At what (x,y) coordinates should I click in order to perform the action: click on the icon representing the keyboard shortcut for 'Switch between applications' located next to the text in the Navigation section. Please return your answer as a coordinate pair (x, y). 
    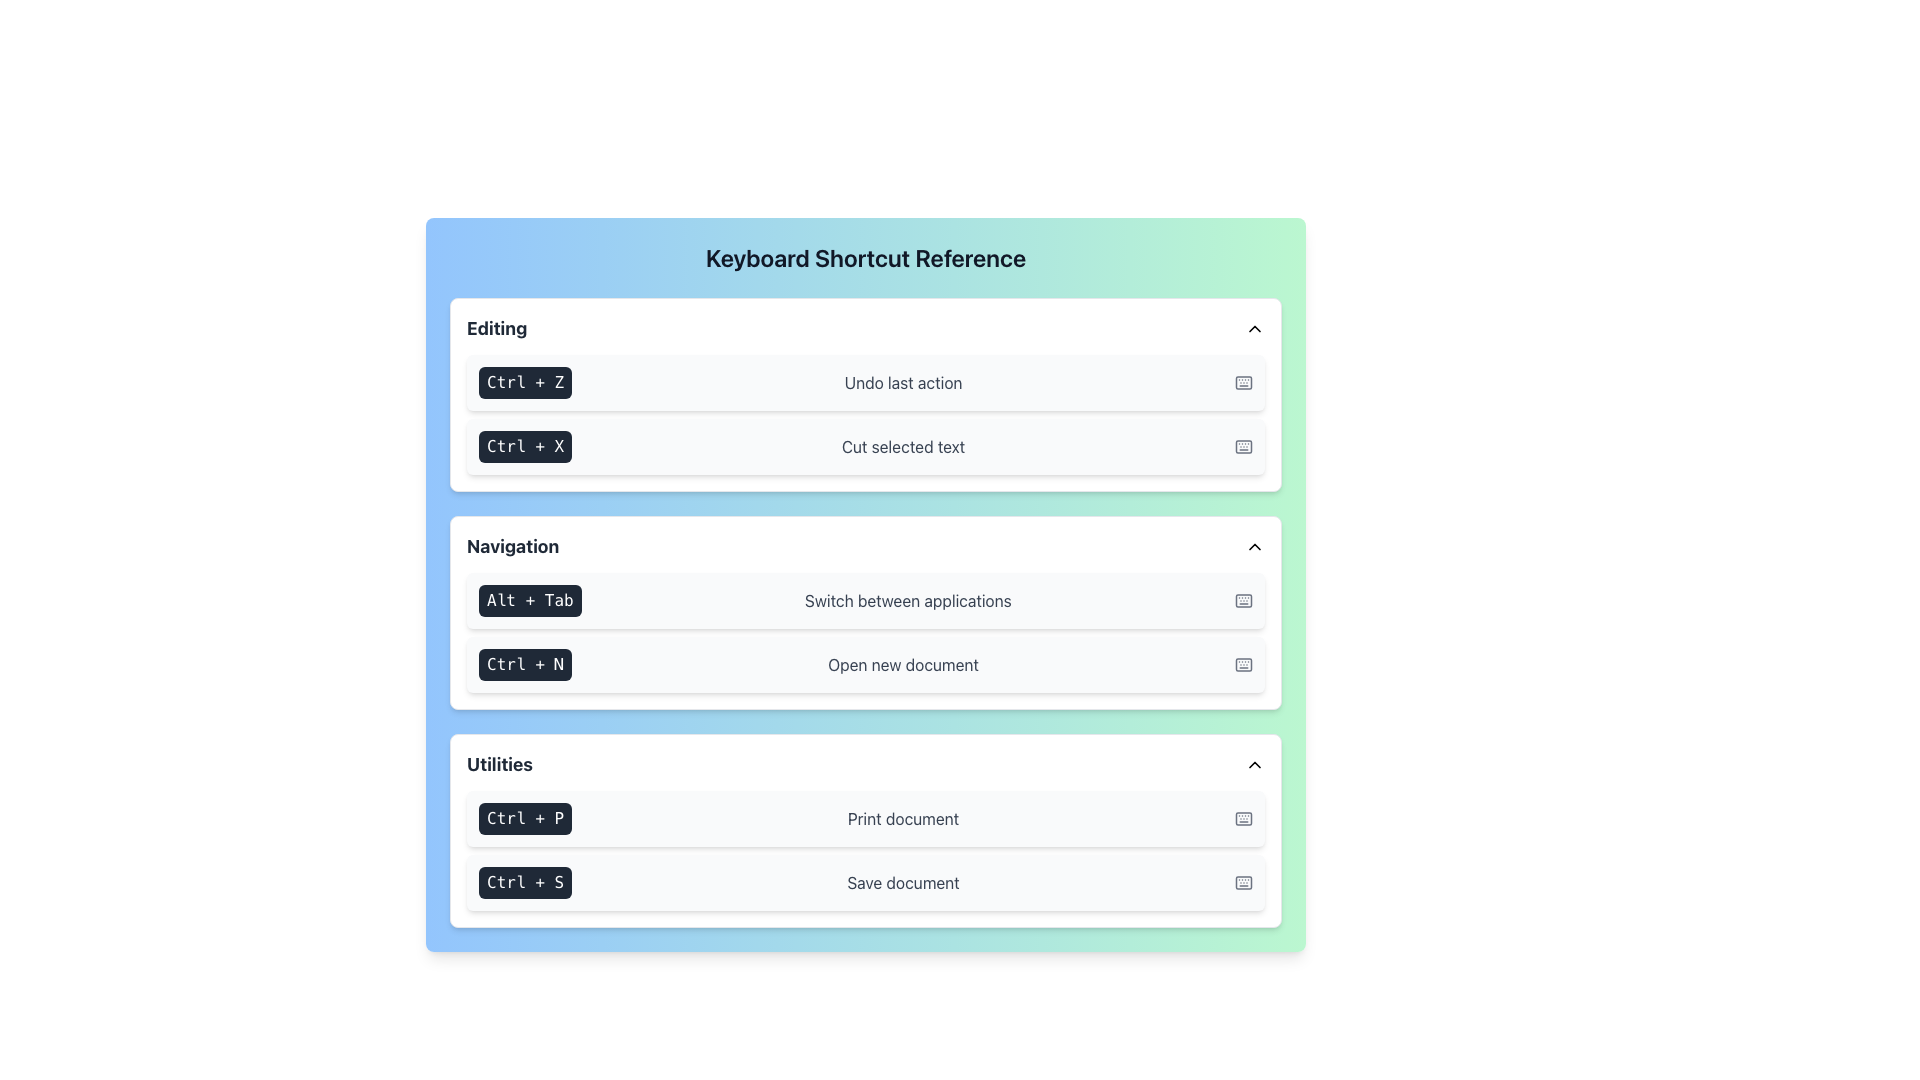
    Looking at the image, I should click on (1242, 600).